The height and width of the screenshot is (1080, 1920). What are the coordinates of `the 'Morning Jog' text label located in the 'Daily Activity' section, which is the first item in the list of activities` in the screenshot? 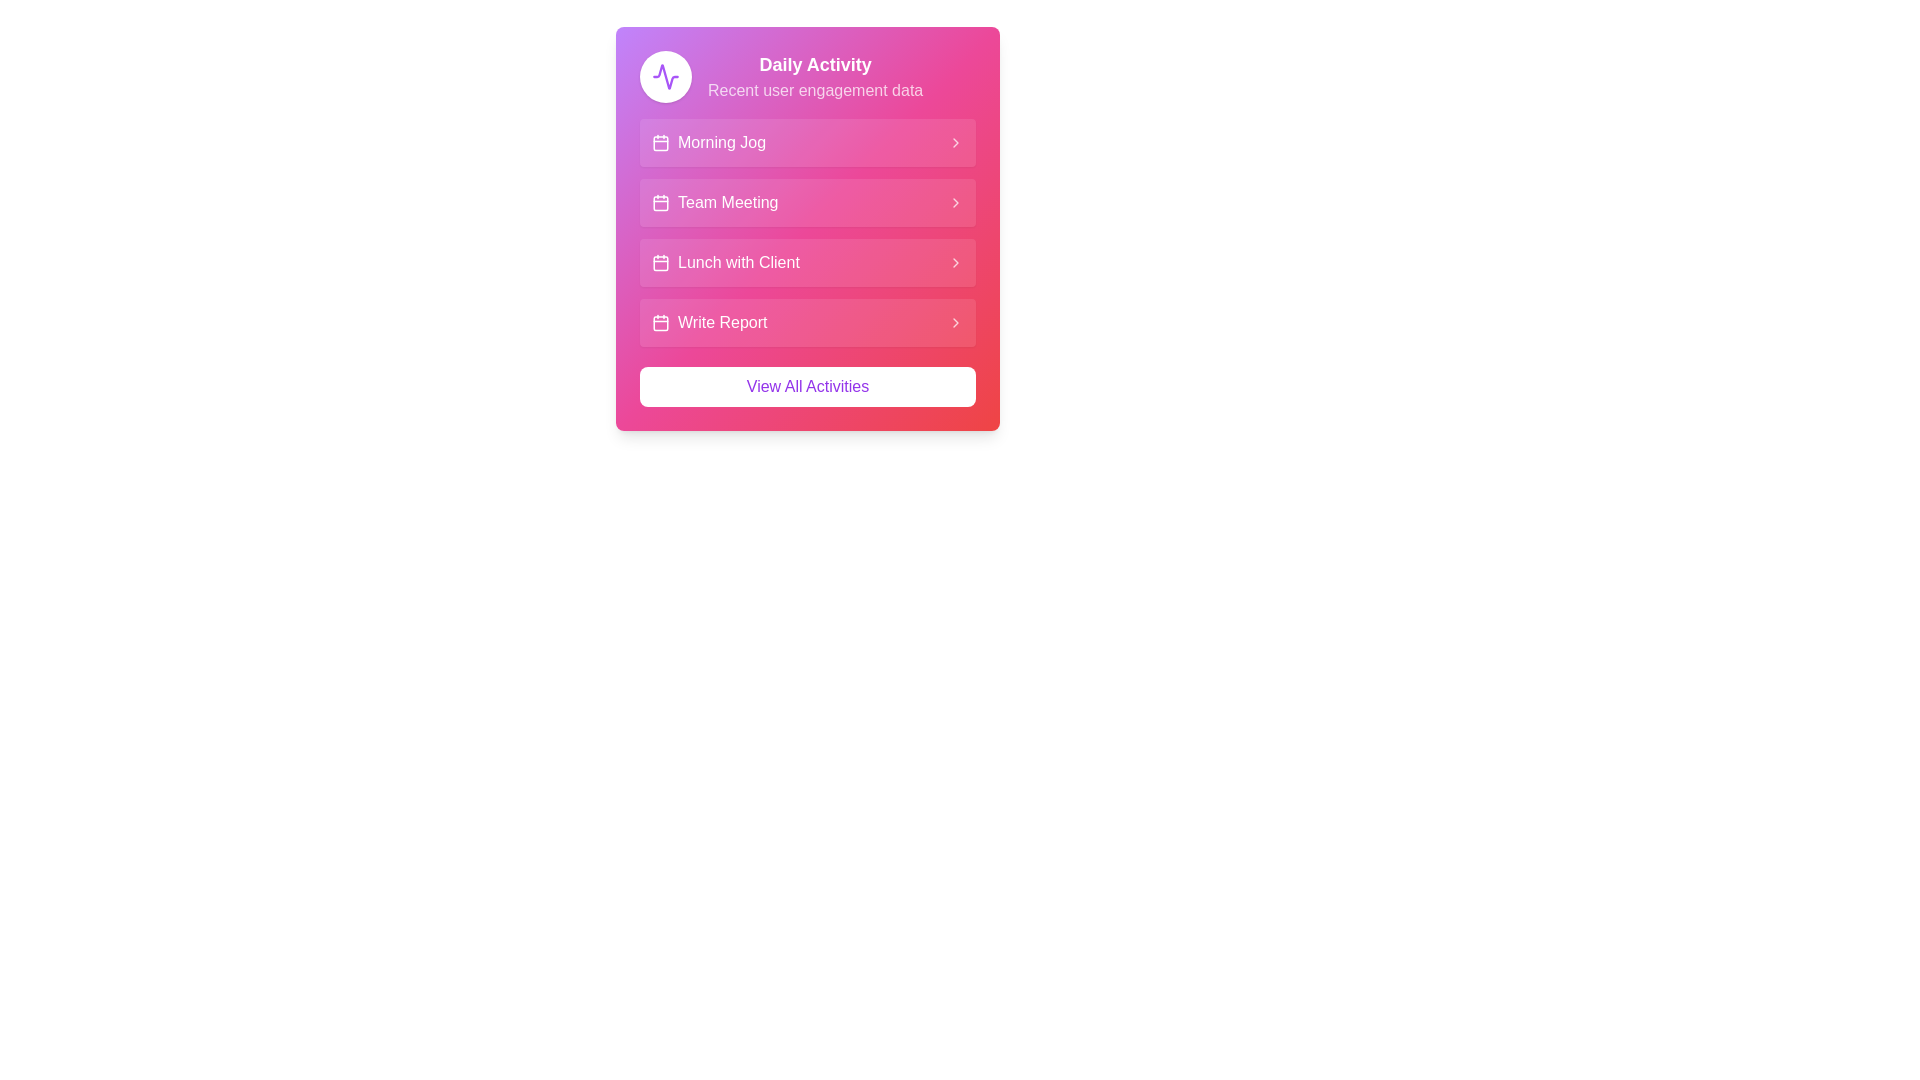 It's located at (721, 141).